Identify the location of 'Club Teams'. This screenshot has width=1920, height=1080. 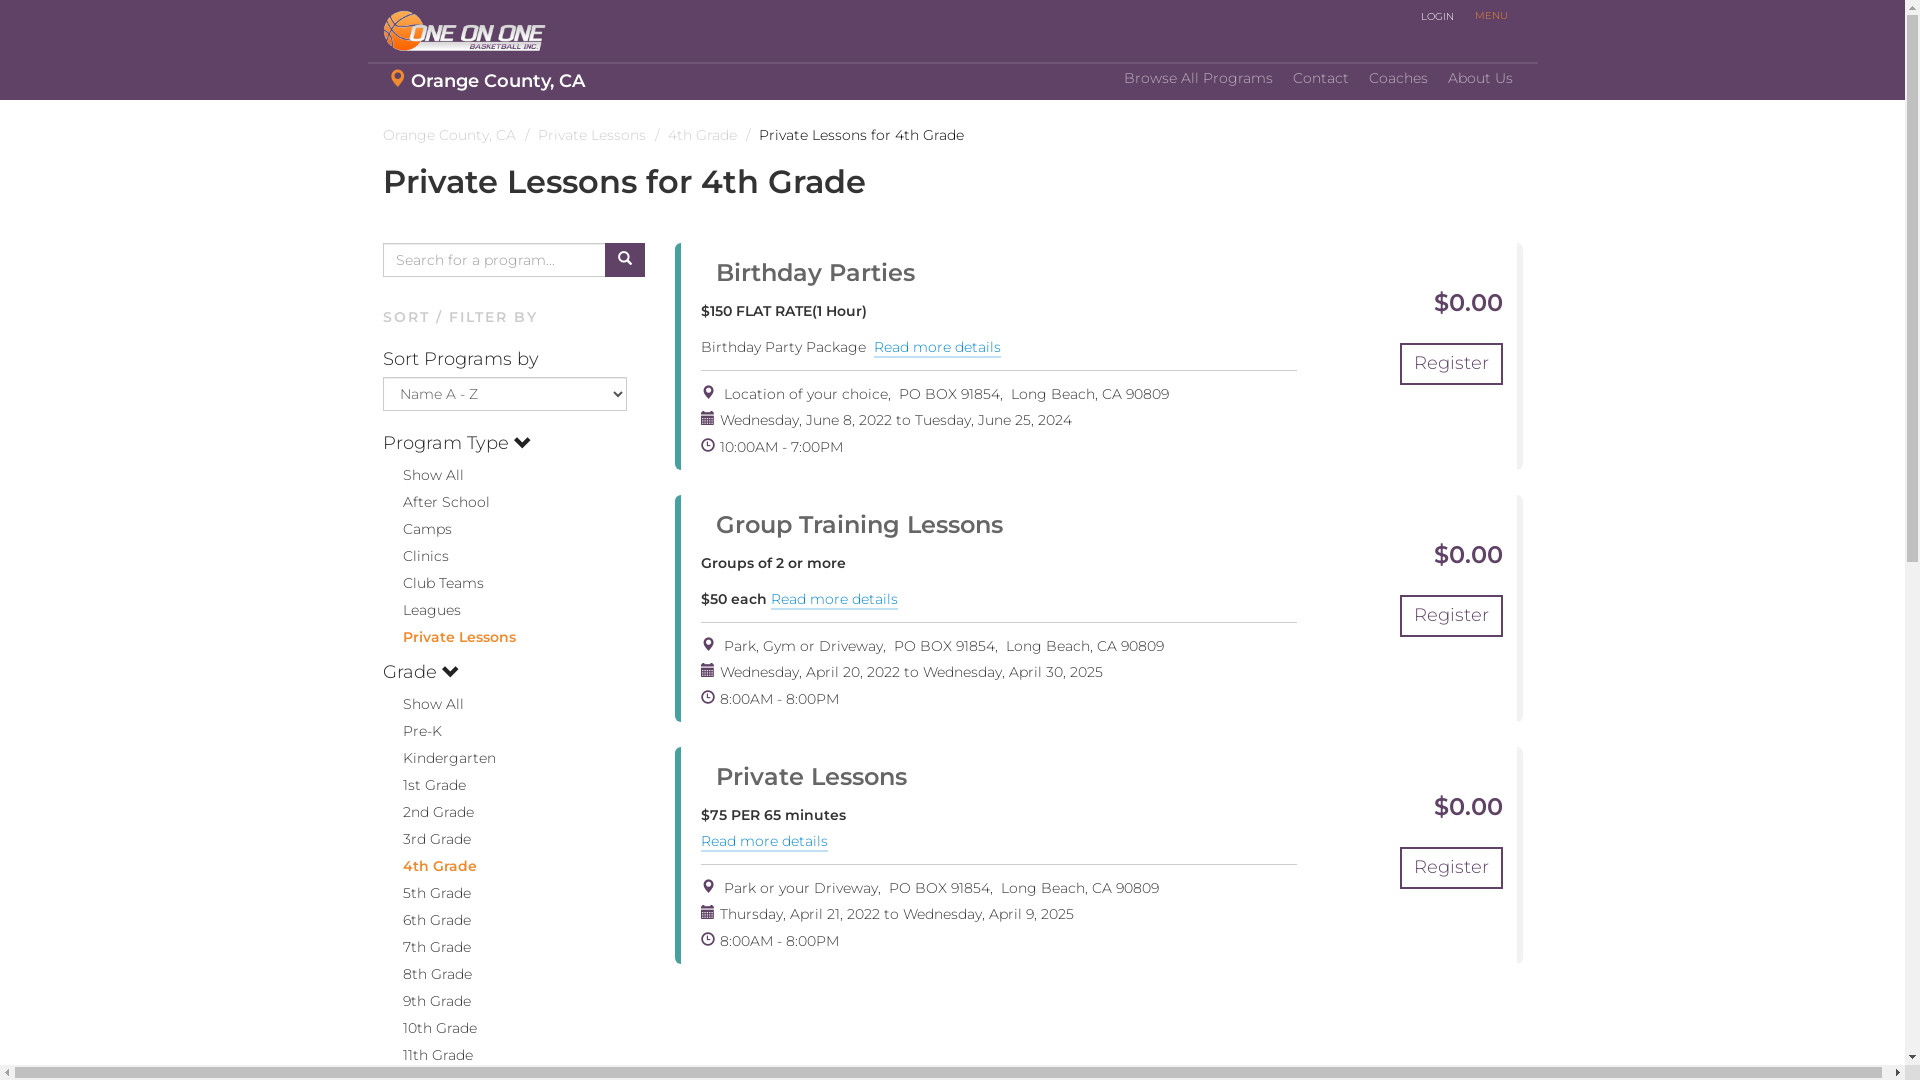
(431, 582).